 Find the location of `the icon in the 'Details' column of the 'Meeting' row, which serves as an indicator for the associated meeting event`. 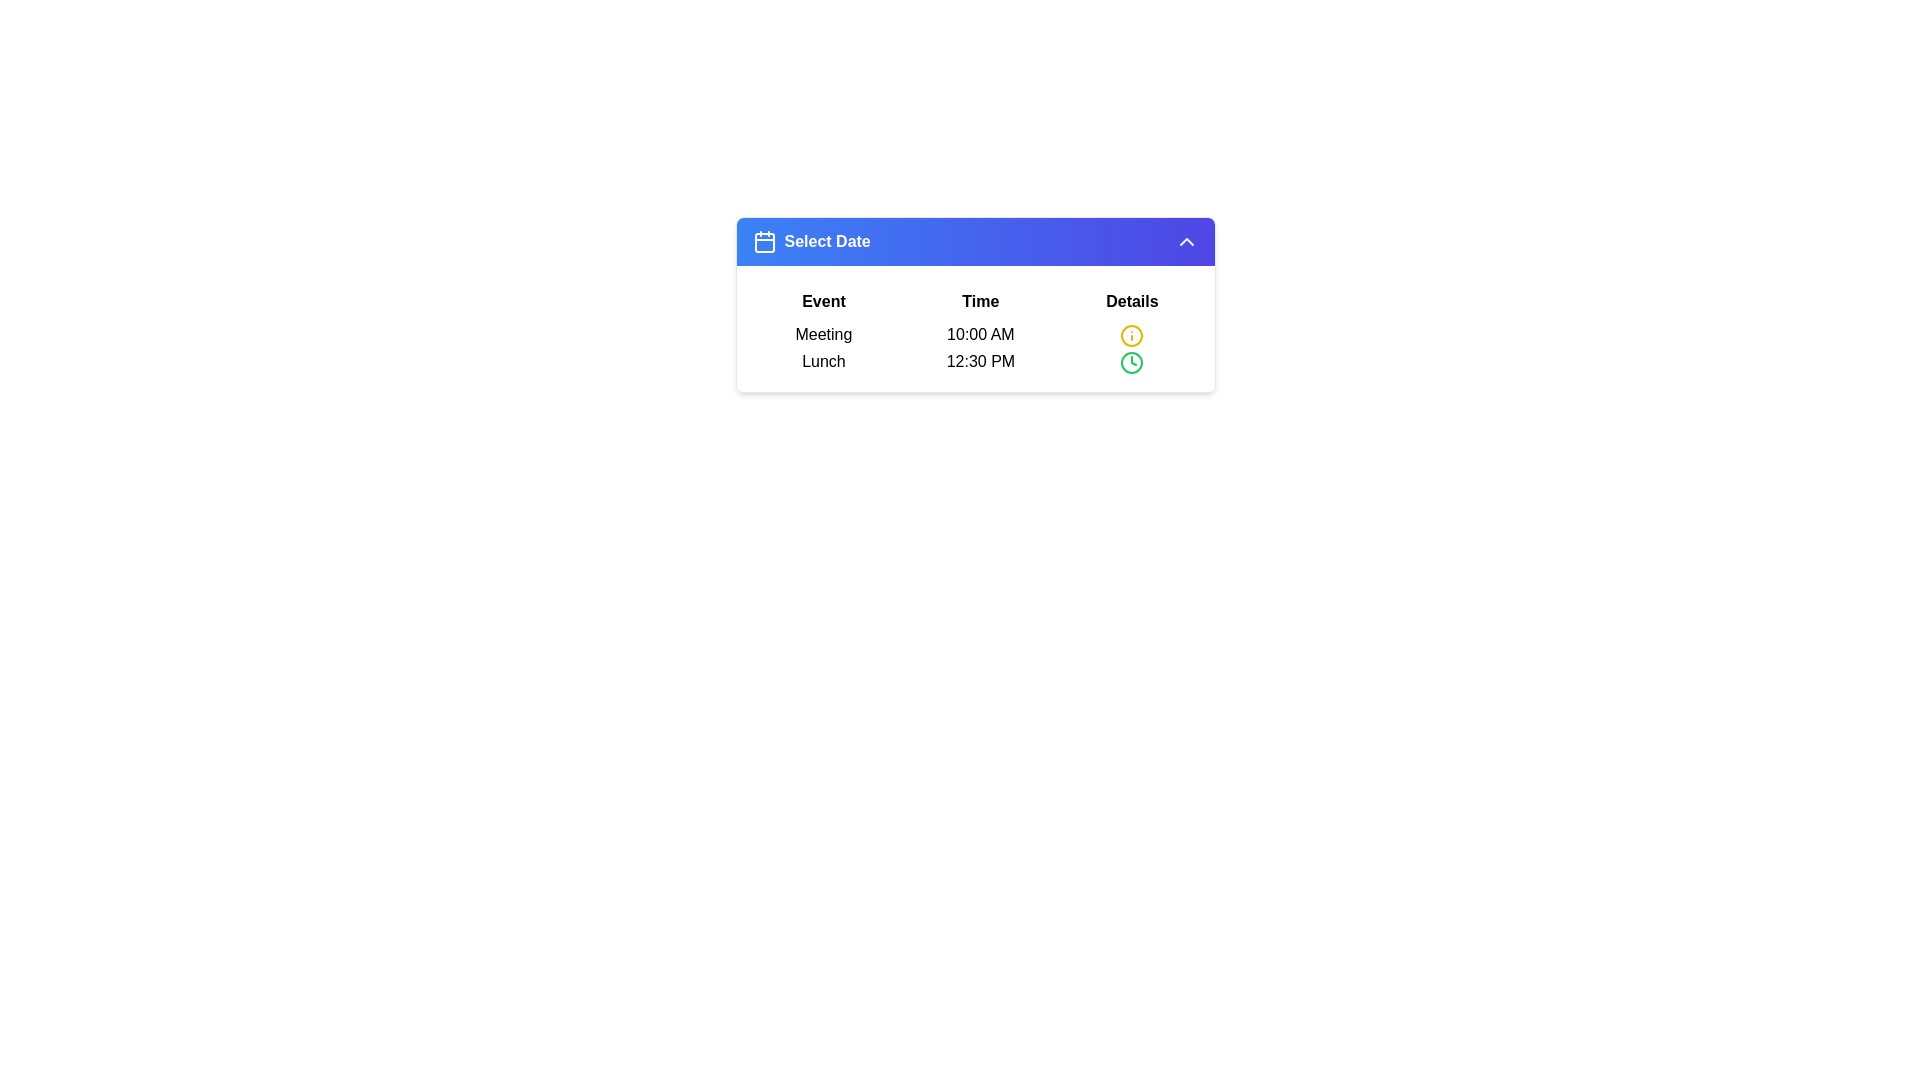

the icon in the 'Details' column of the 'Meeting' row, which serves as an indicator for the associated meeting event is located at coordinates (1132, 334).